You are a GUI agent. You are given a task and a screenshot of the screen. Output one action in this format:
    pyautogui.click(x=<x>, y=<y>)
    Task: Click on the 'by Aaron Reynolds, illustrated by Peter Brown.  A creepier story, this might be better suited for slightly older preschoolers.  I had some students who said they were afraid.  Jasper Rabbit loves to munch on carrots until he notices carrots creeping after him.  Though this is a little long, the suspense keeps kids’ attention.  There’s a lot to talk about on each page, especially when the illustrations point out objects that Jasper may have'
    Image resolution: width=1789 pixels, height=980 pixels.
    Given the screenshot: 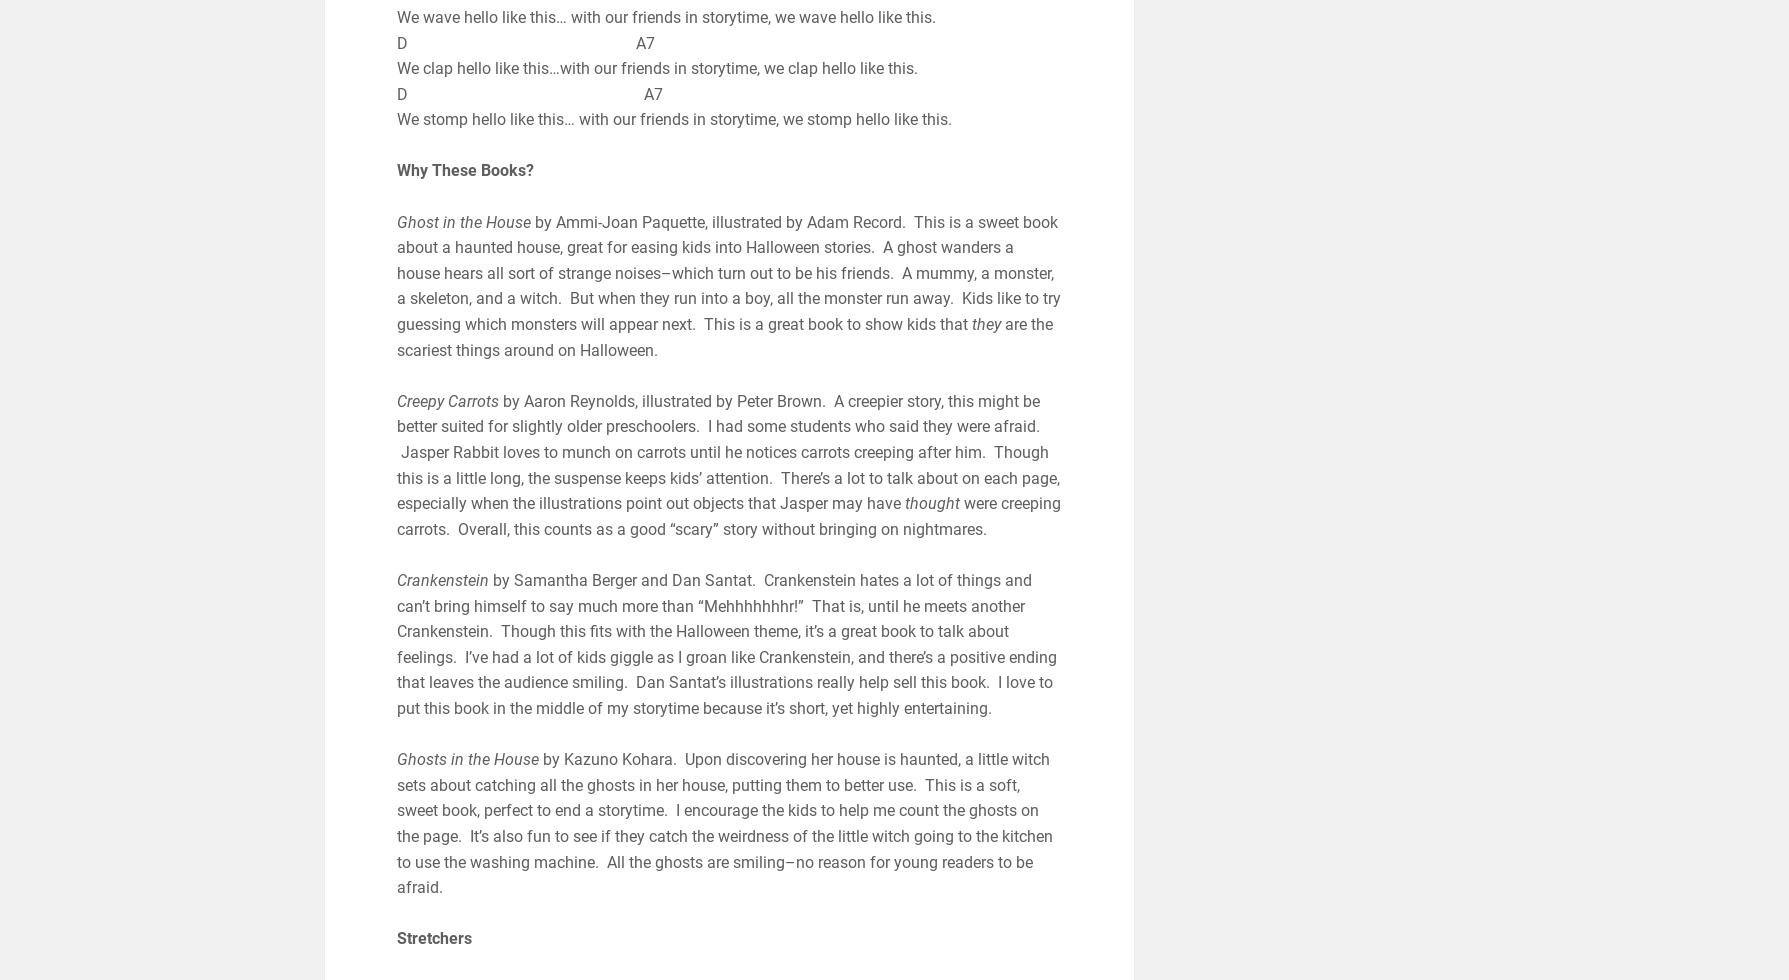 What is the action you would take?
    pyautogui.click(x=727, y=451)
    